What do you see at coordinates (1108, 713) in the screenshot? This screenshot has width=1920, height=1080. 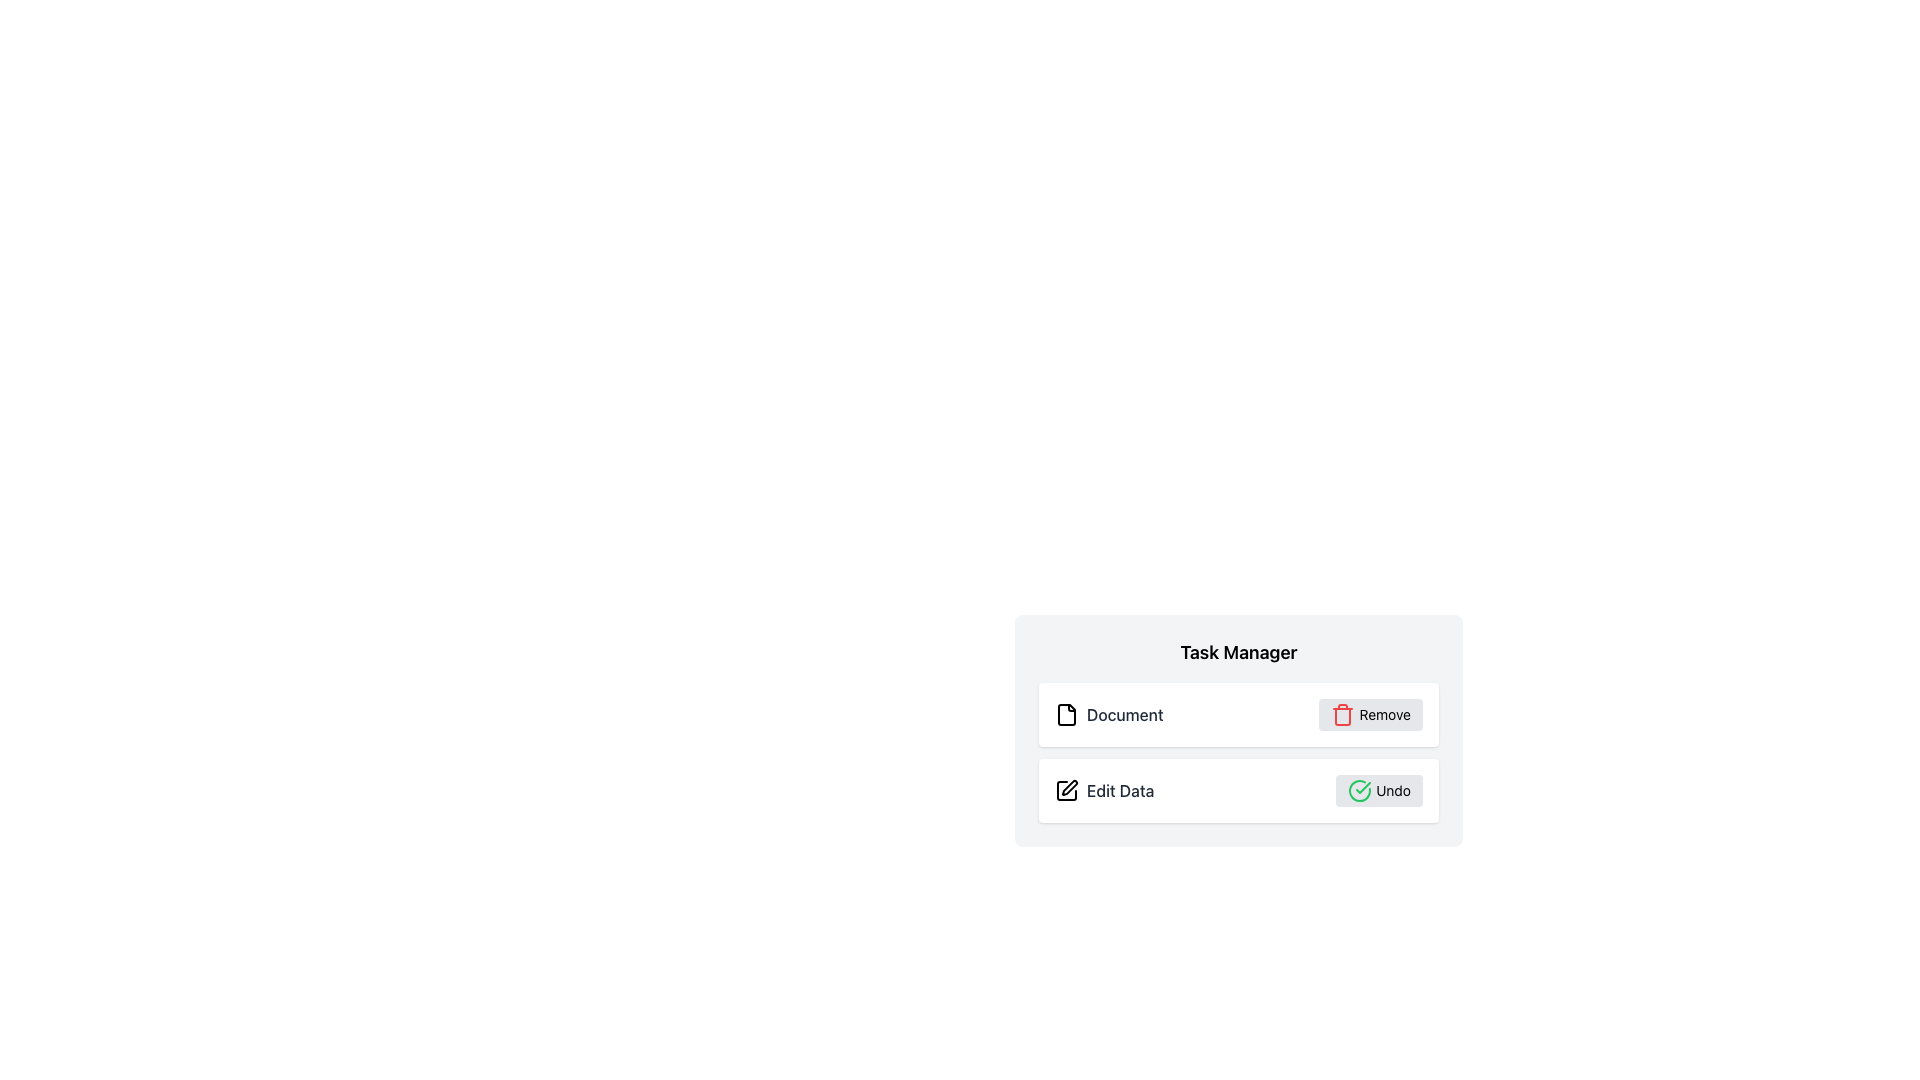 I see `the Label element displaying the text 'Document' next to a file icon, located in the top-left section of the 'Task Manager' group` at bounding box center [1108, 713].